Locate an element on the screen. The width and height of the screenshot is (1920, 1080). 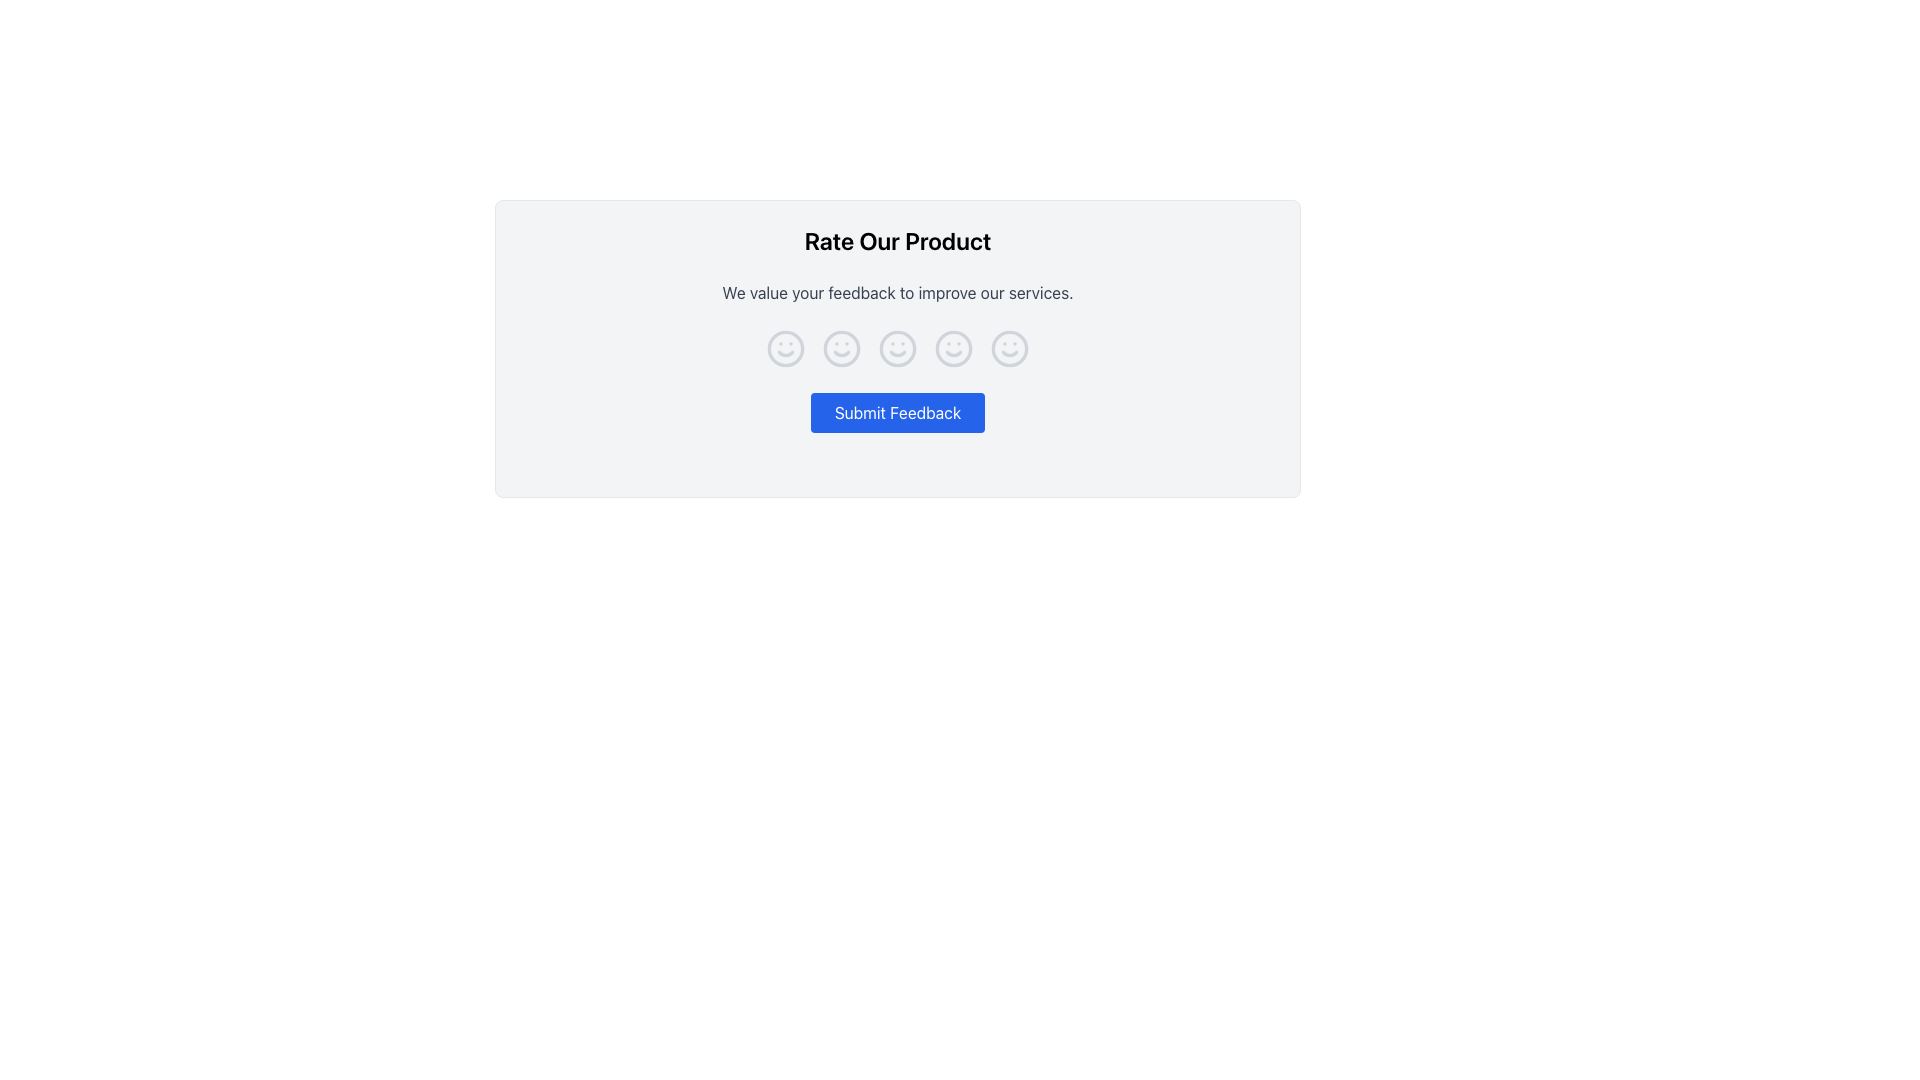
the blue rectangular 'Submit Feedback' button with rounded corners is located at coordinates (896, 411).